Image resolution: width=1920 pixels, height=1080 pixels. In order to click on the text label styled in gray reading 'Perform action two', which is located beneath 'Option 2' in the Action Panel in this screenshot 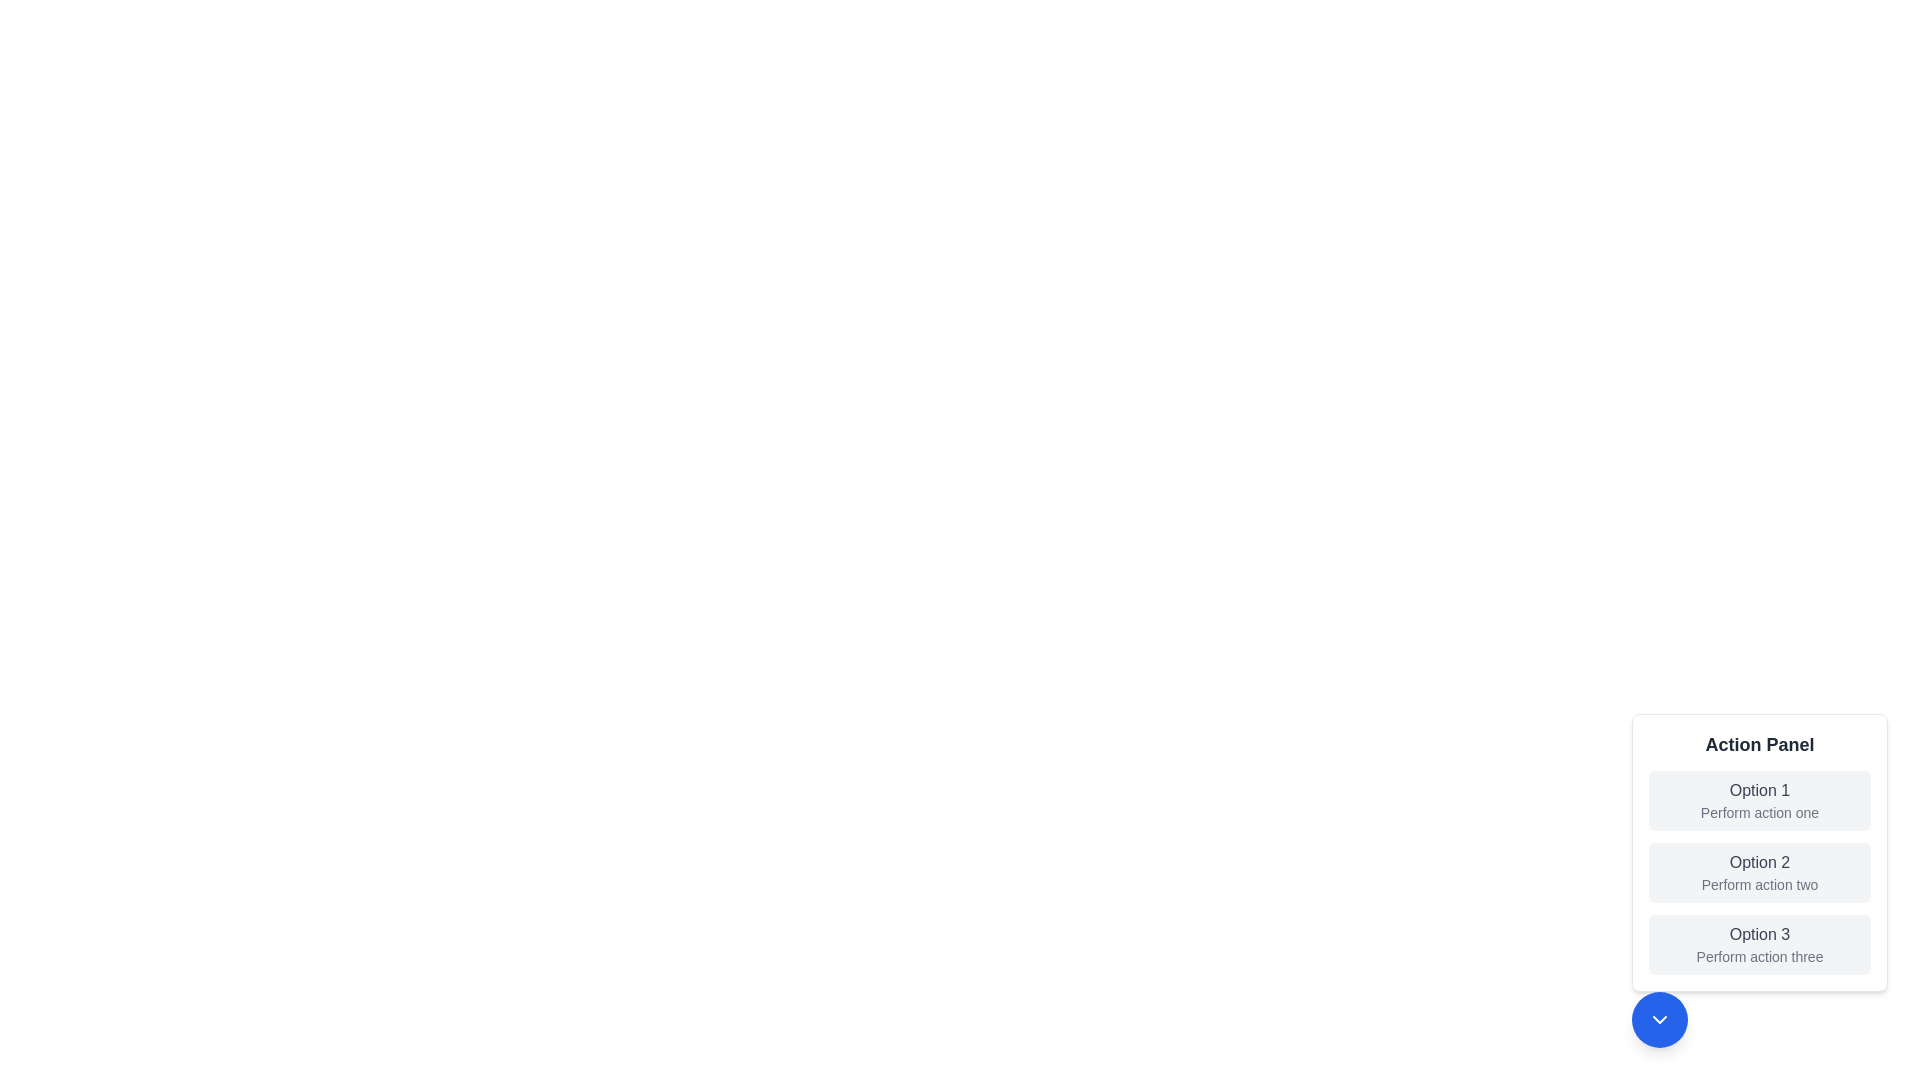, I will do `click(1760, 883)`.